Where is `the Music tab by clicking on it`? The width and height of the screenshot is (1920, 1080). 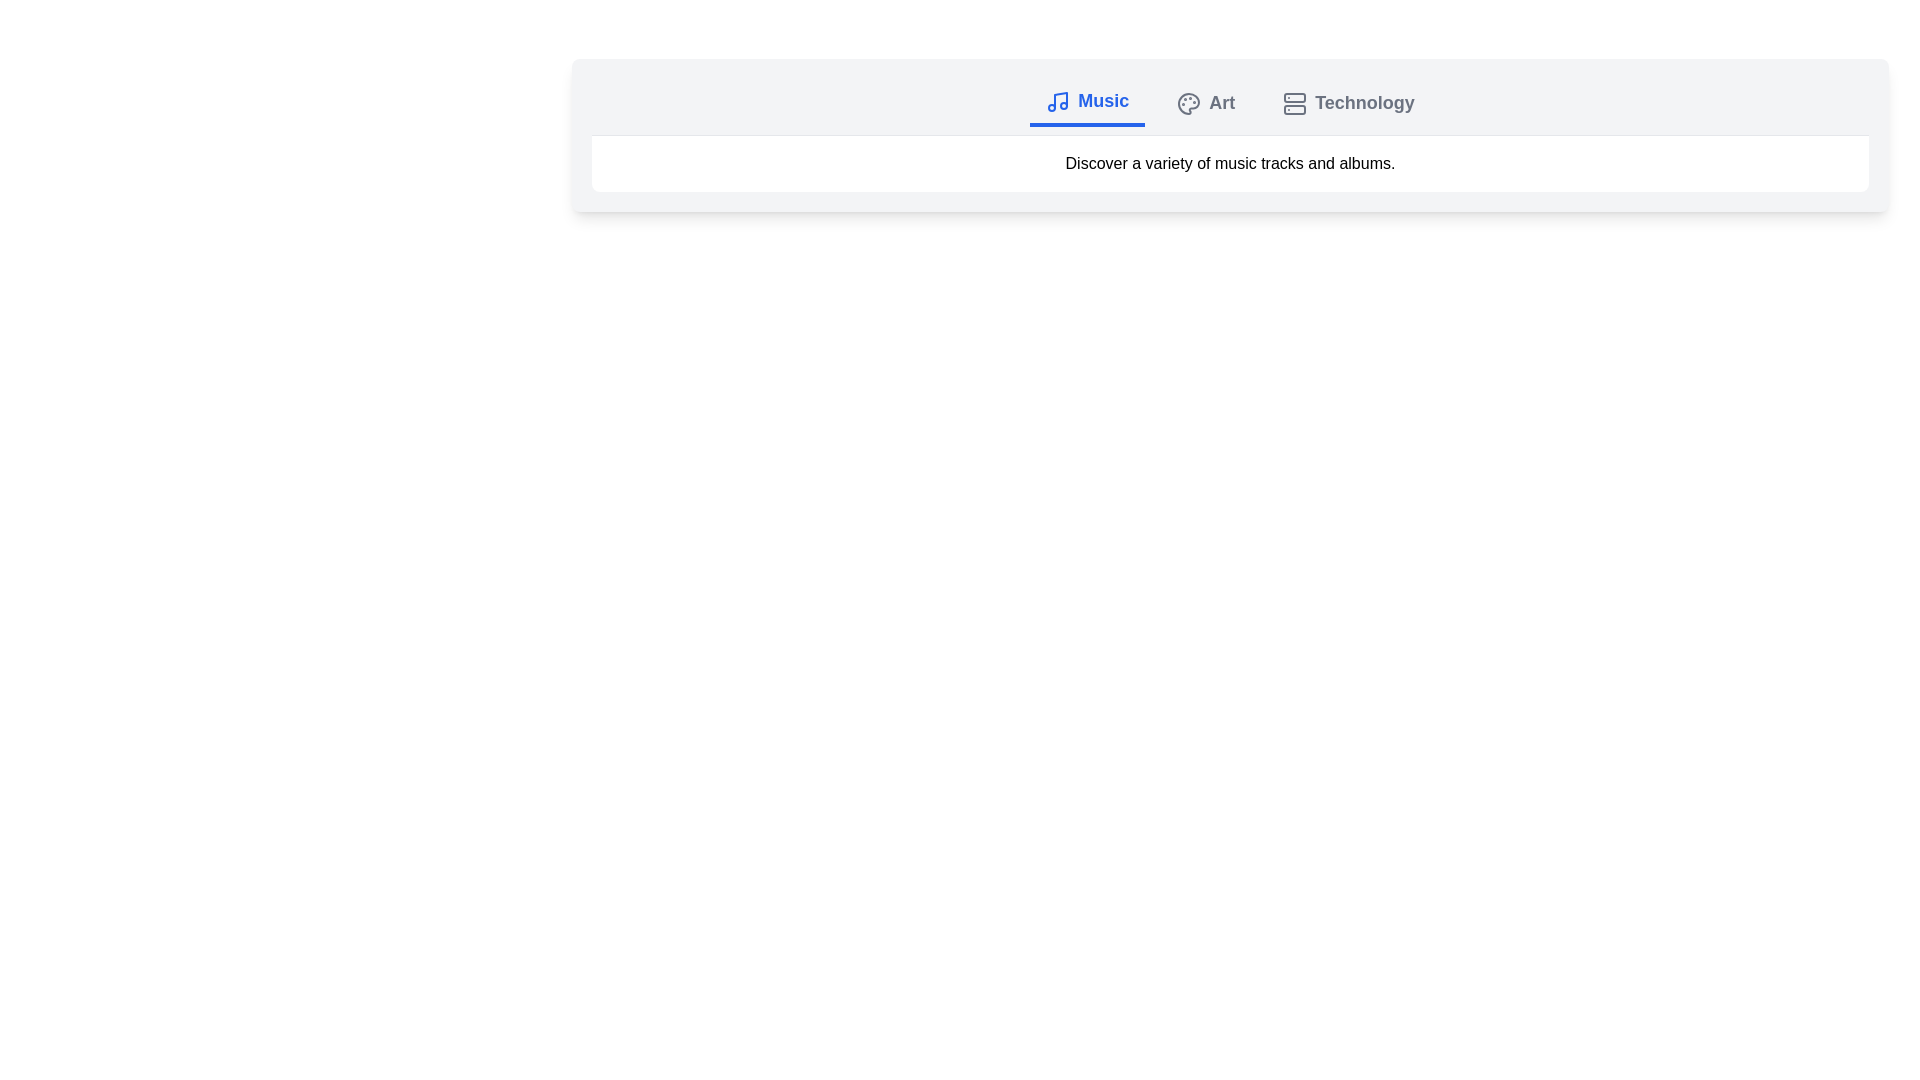 the Music tab by clicking on it is located at coordinates (1086, 103).